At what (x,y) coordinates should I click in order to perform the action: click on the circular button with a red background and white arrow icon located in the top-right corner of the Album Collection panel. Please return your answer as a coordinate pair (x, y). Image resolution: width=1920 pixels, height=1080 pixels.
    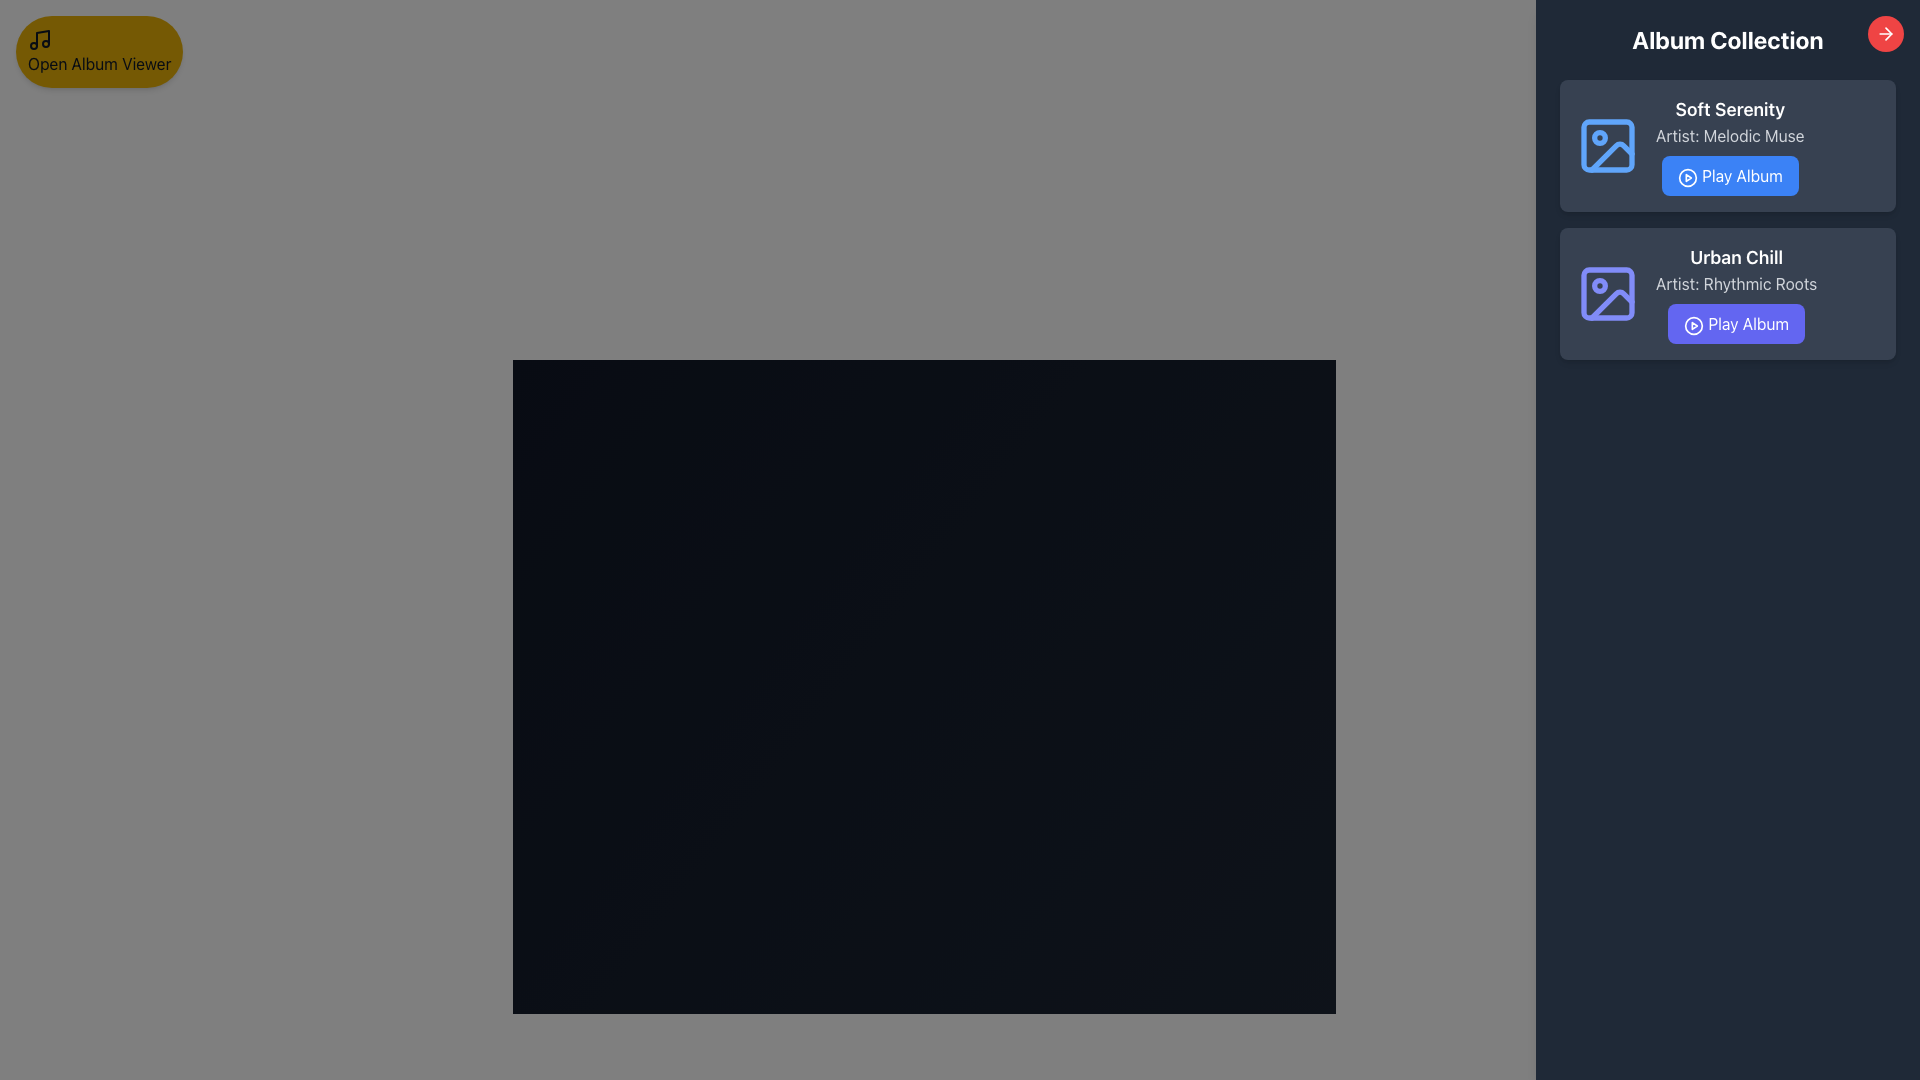
    Looking at the image, I should click on (1885, 34).